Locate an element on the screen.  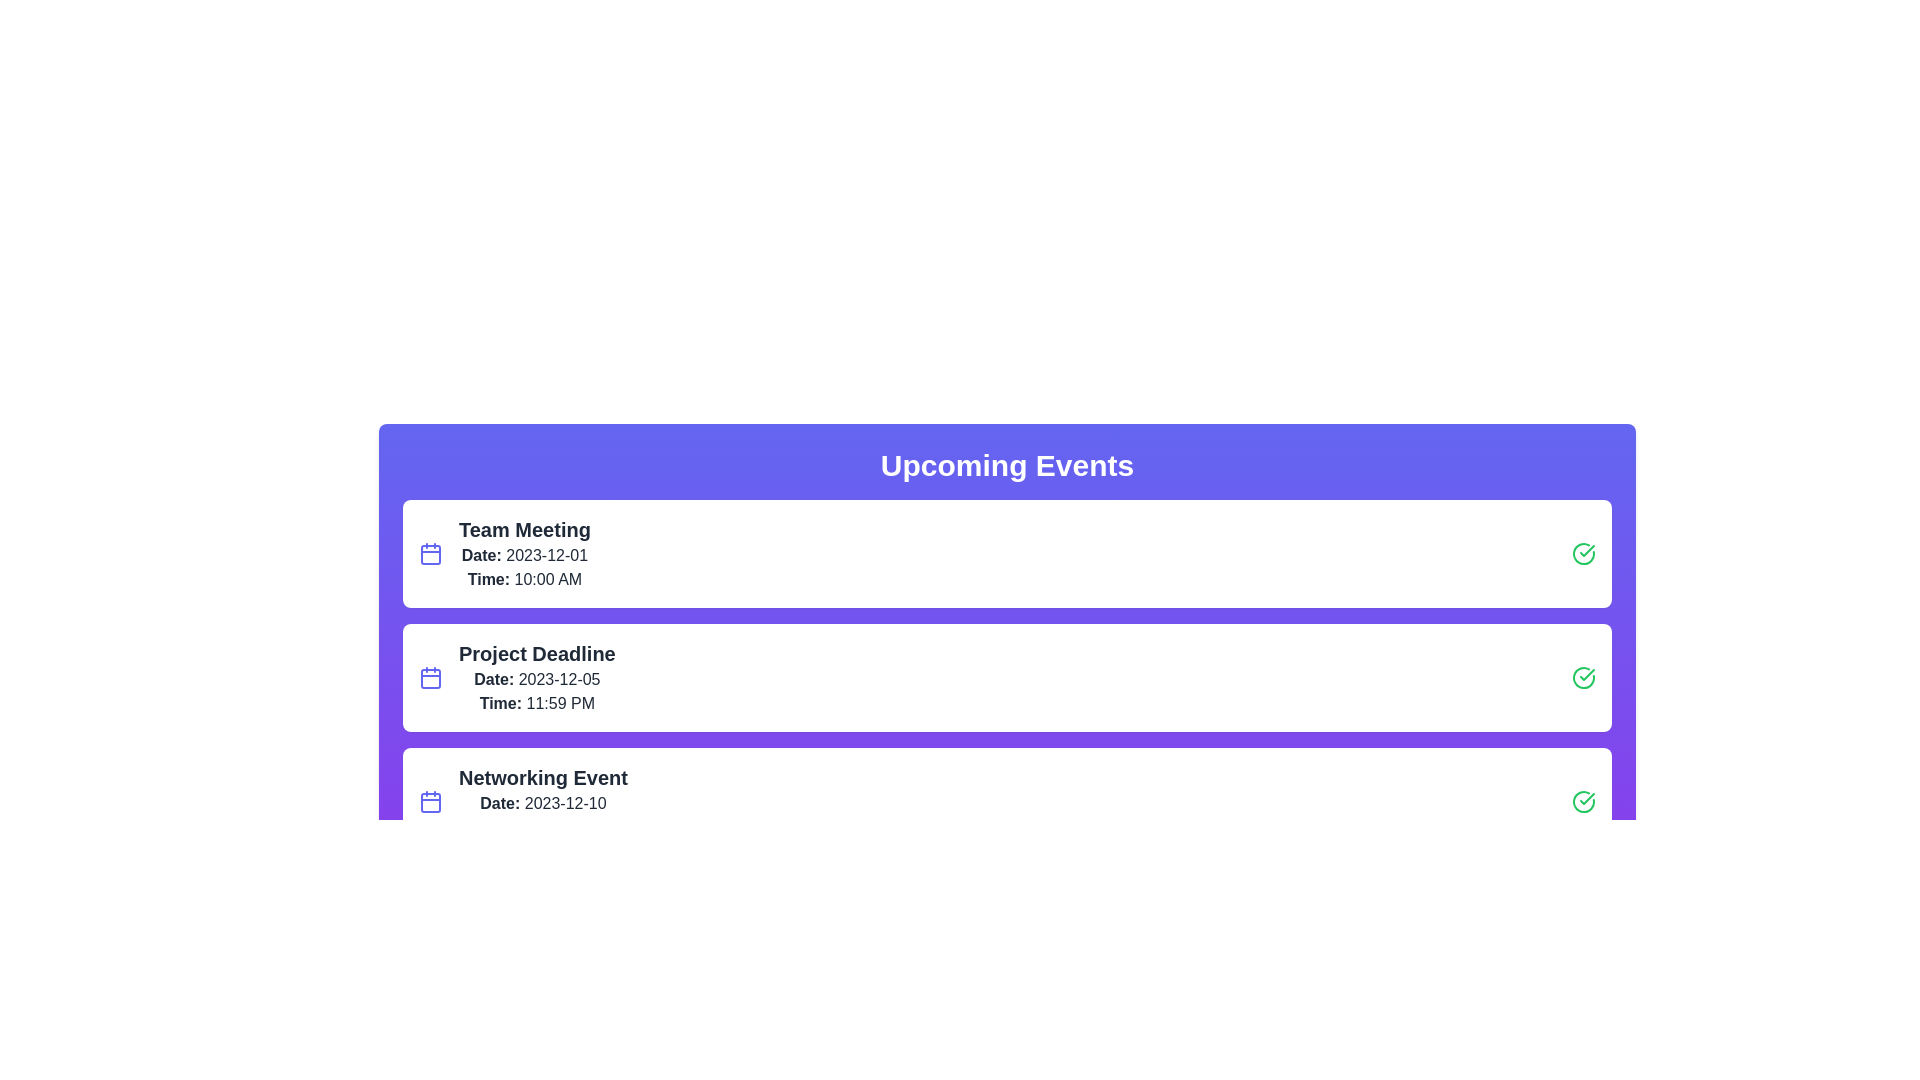
checkmark icon indicating the 'Team Meeting' event, located at the top-right corner of the event box is located at coordinates (1586, 675).